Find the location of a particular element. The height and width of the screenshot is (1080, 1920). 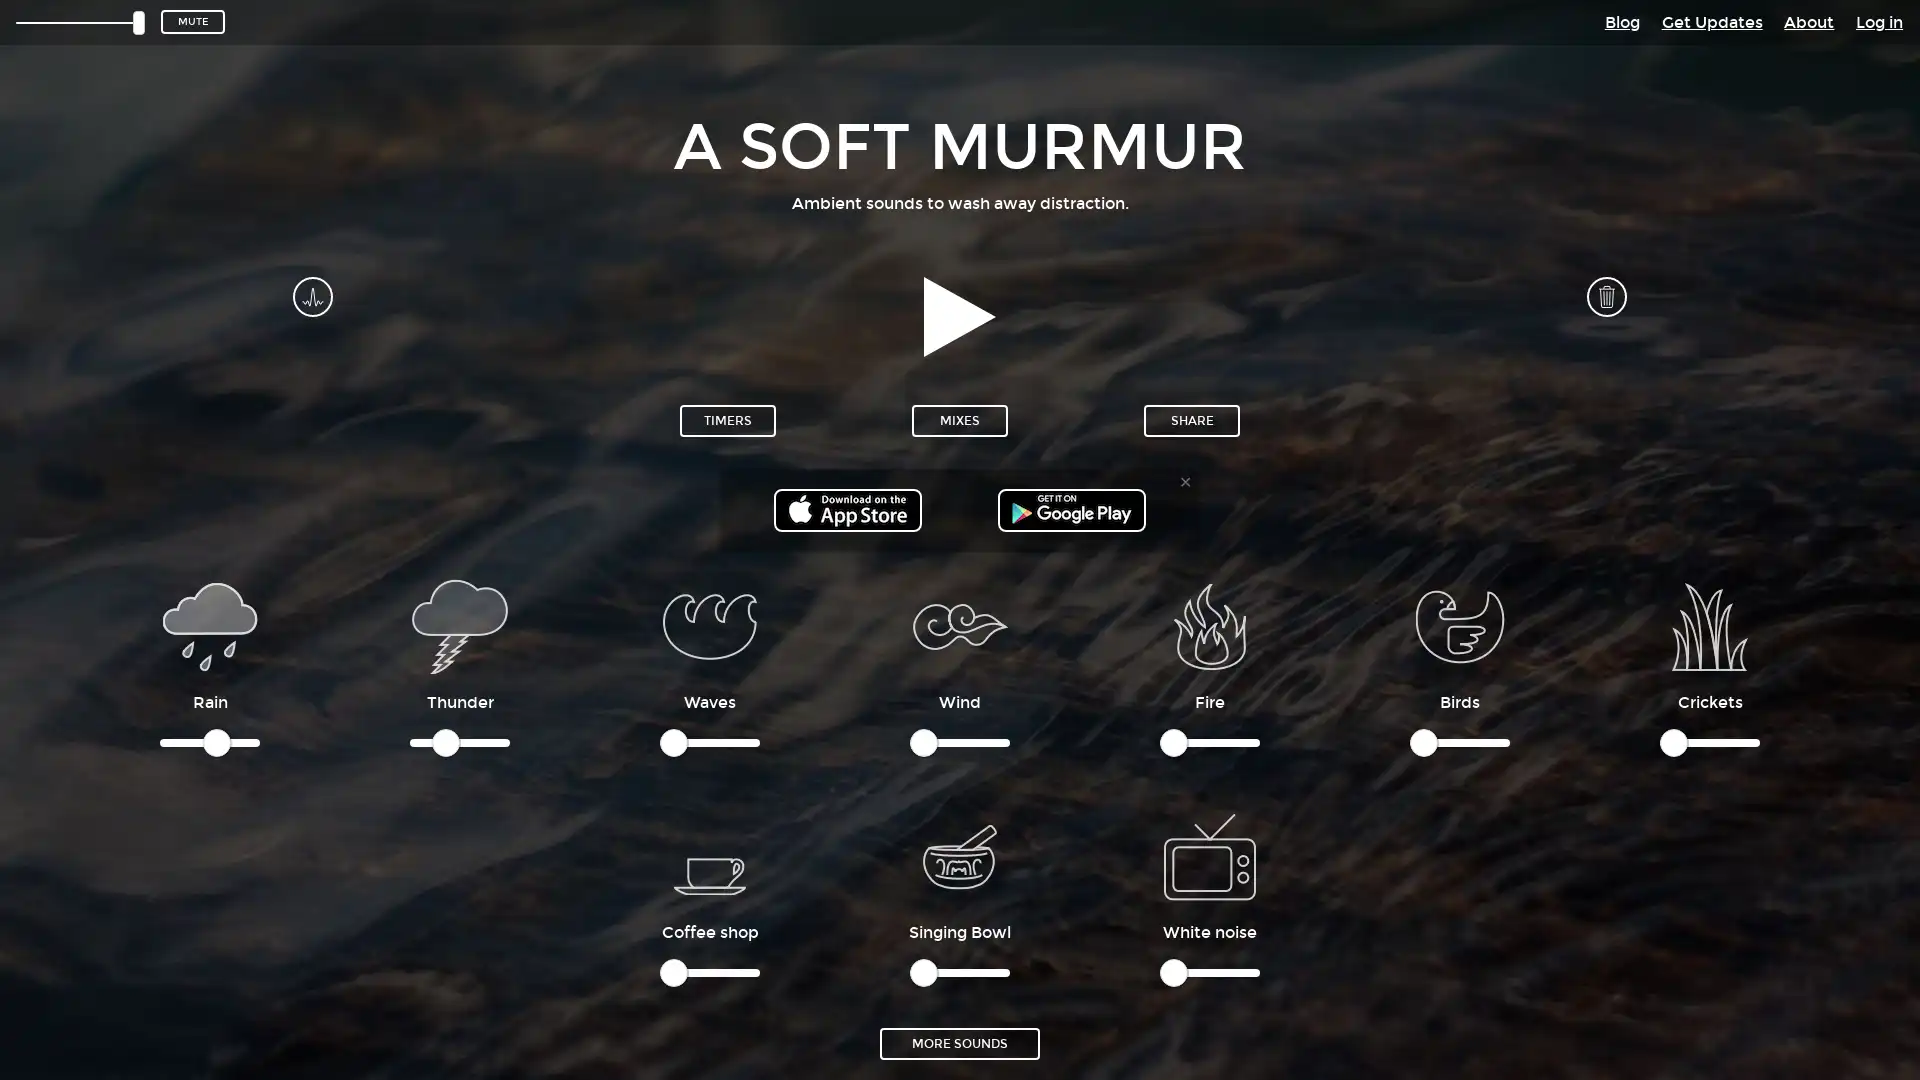

TIMERS is located at coordinates (727, 419).